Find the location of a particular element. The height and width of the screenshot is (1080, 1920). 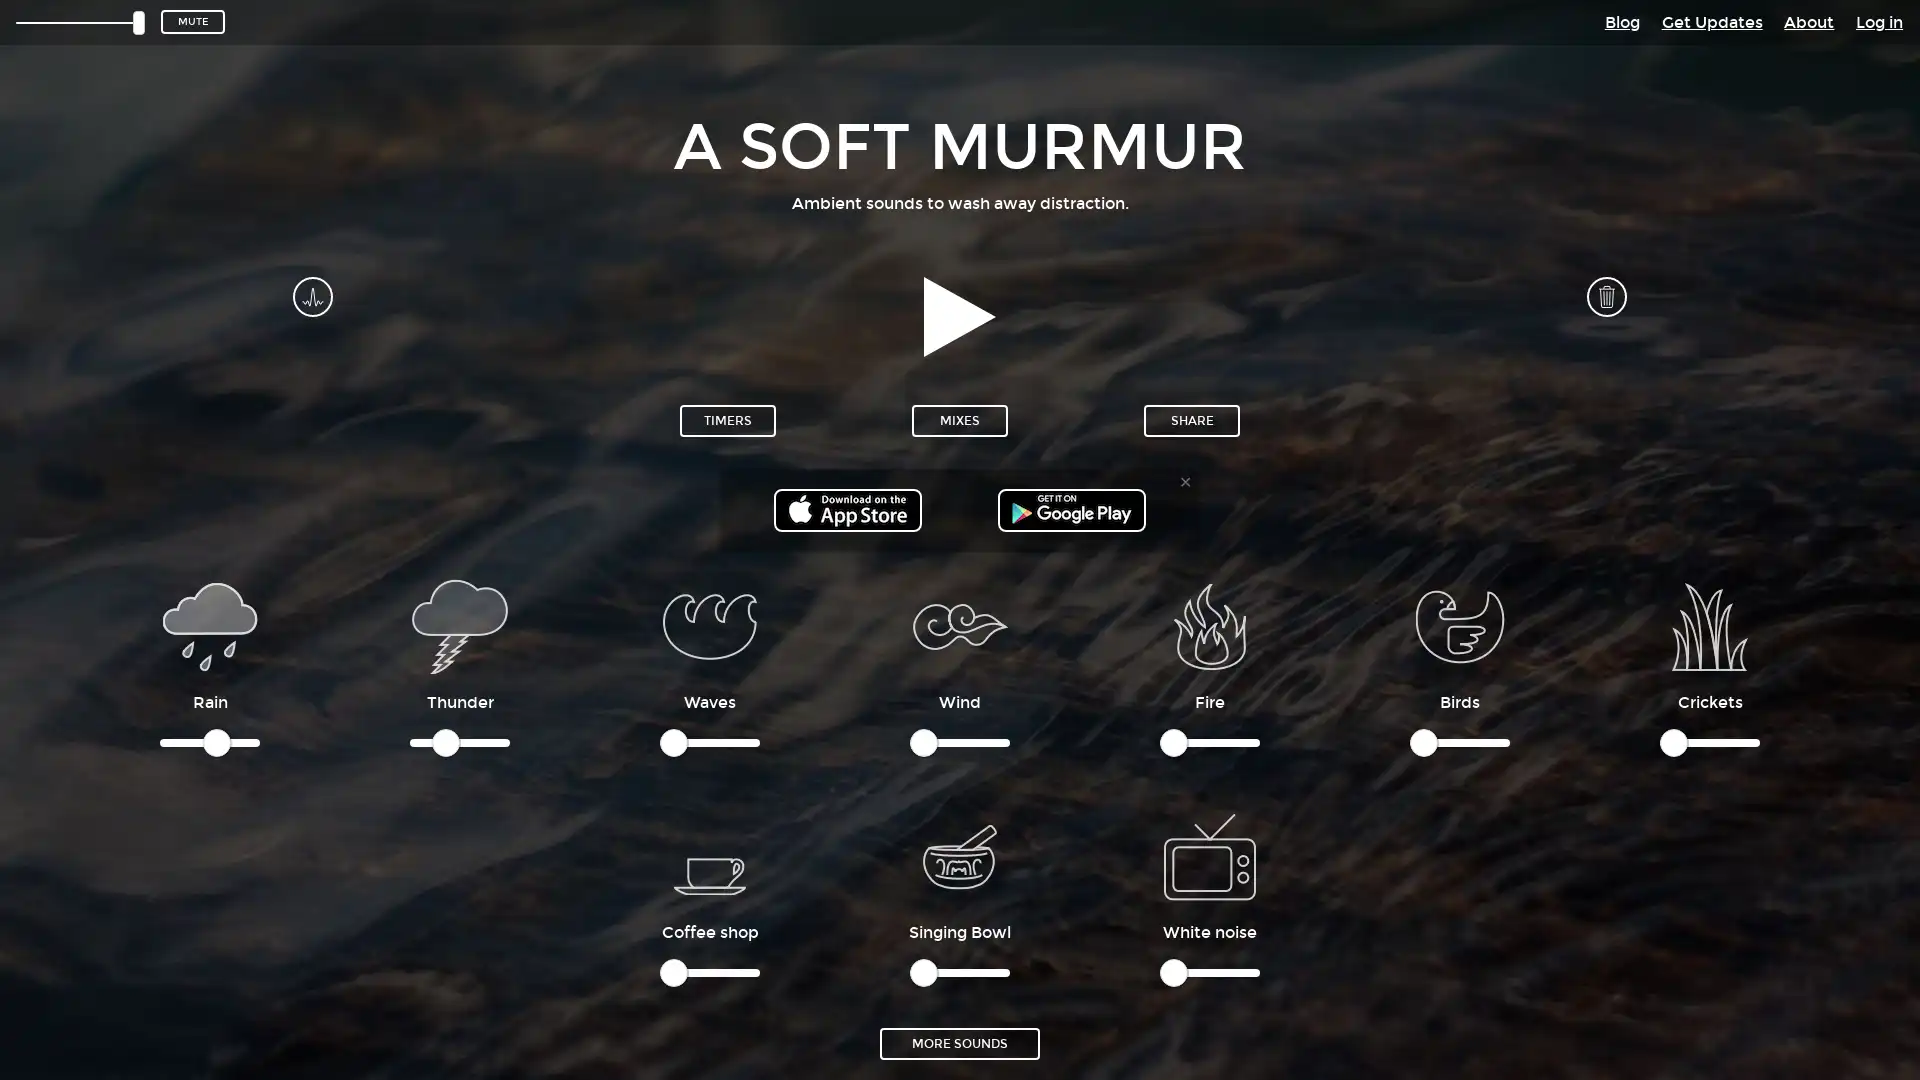

TIMERS is located at coordinates (727, 419).